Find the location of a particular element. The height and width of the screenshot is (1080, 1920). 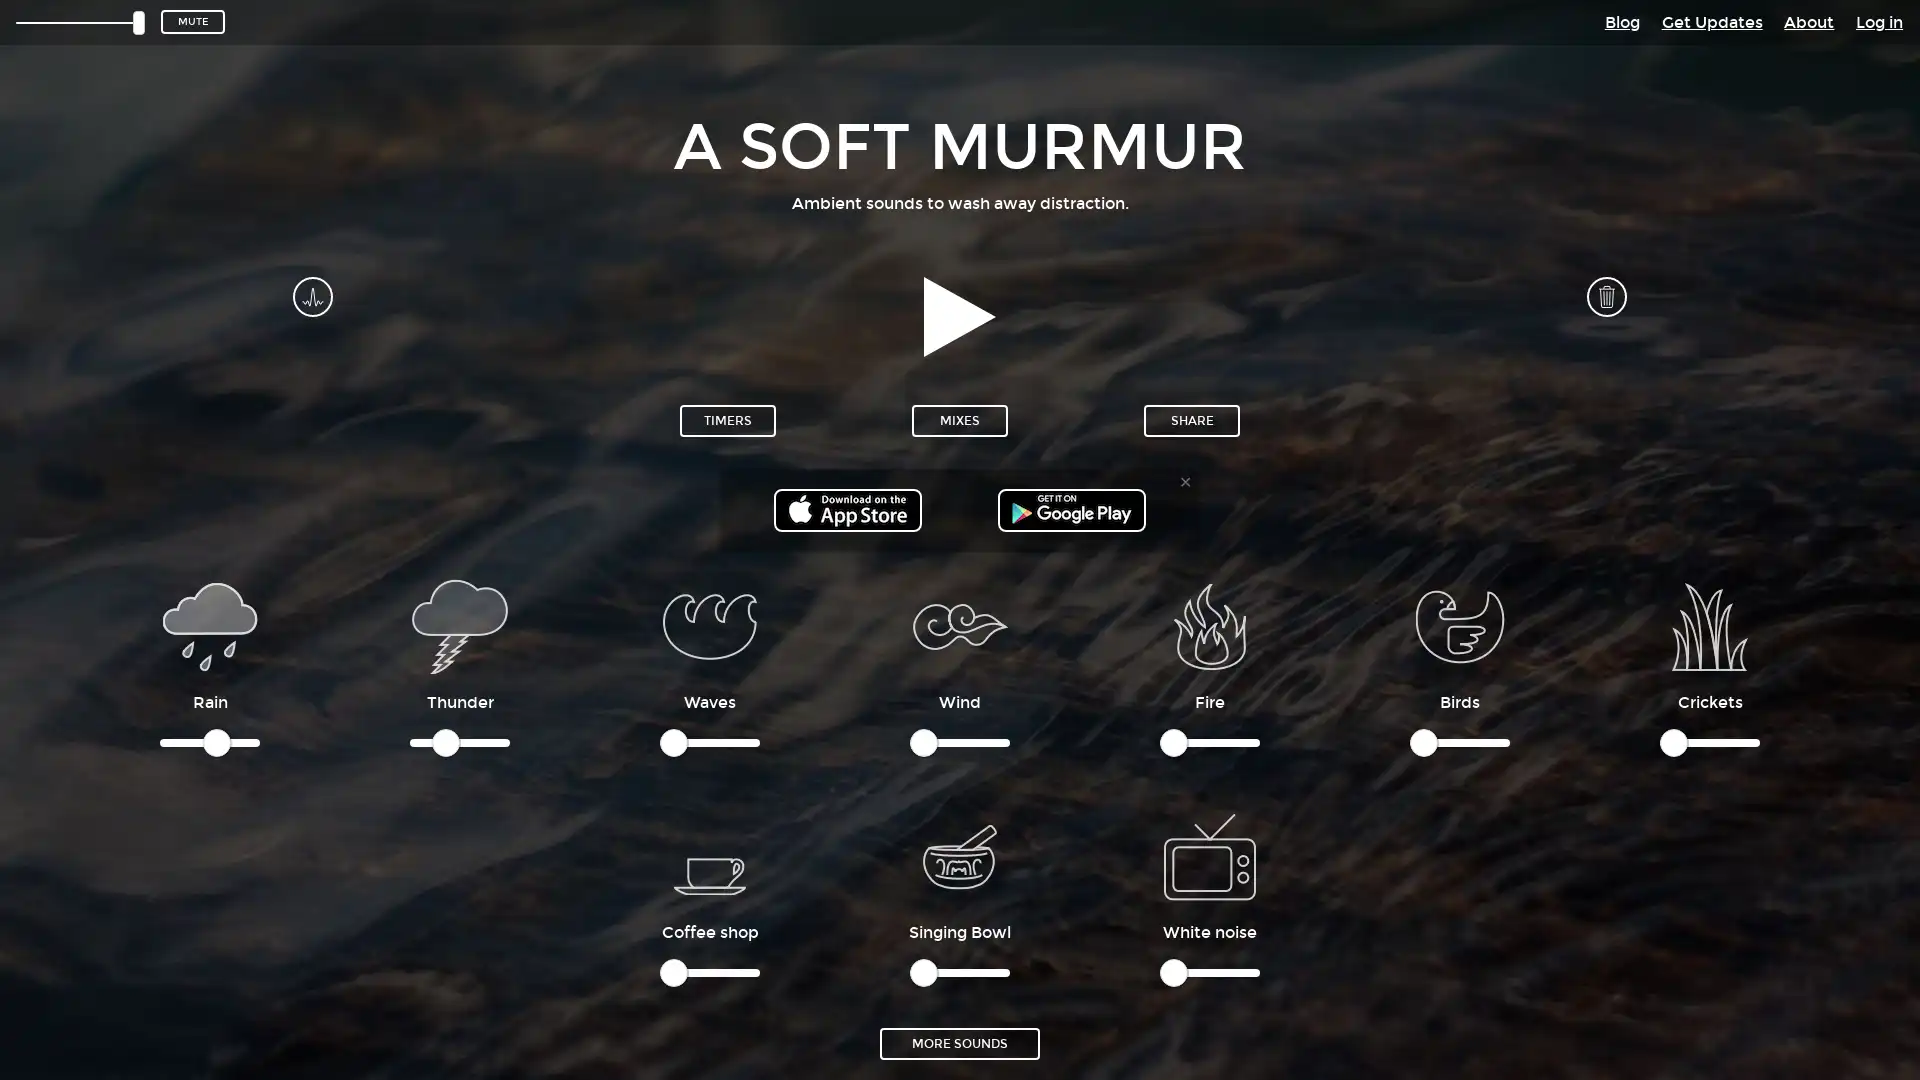

TIMERS is located at coordinates (727, 419).